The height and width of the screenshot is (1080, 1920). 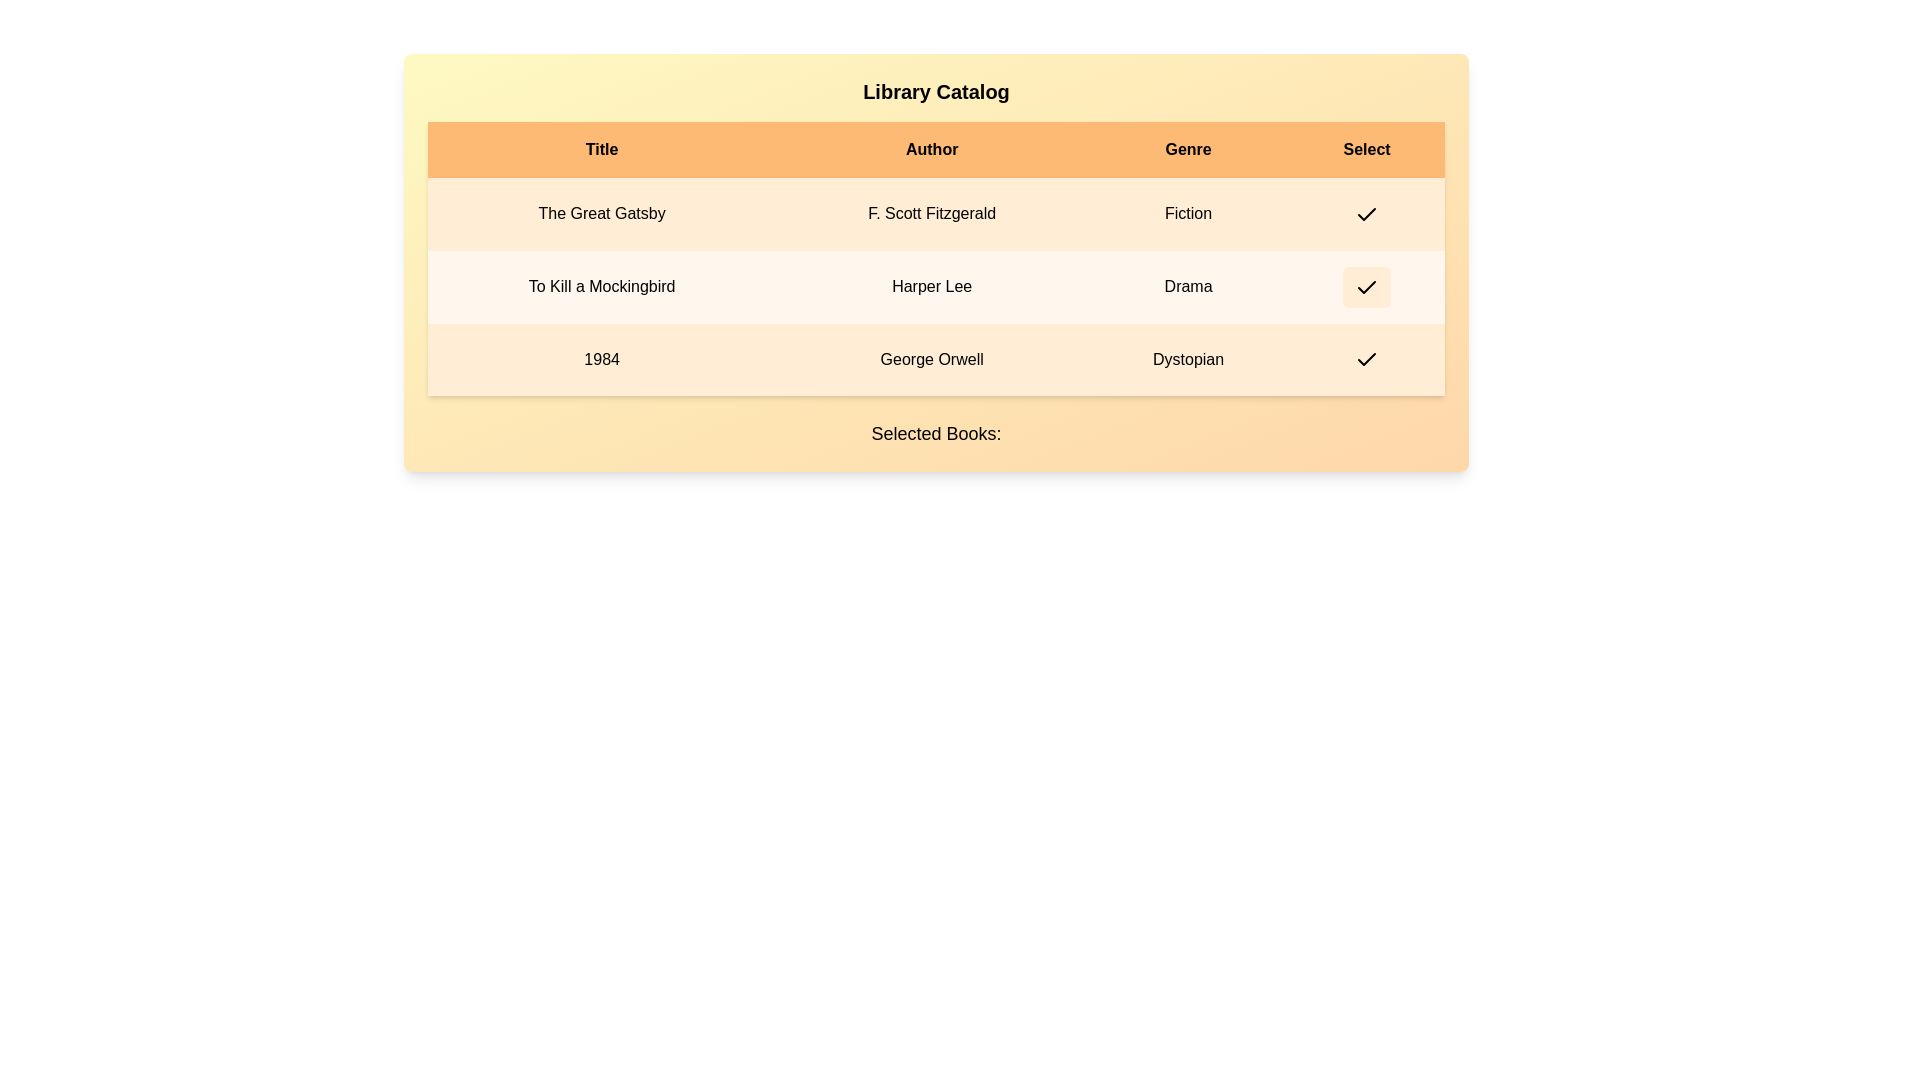 What do you see at coordinates (1188, 214) in the screenshot?
I see `the static text label displaying 'Fiction' in bold, dark font, located in the Genre column of the first row of the table` at bounding box center [1188, 214].